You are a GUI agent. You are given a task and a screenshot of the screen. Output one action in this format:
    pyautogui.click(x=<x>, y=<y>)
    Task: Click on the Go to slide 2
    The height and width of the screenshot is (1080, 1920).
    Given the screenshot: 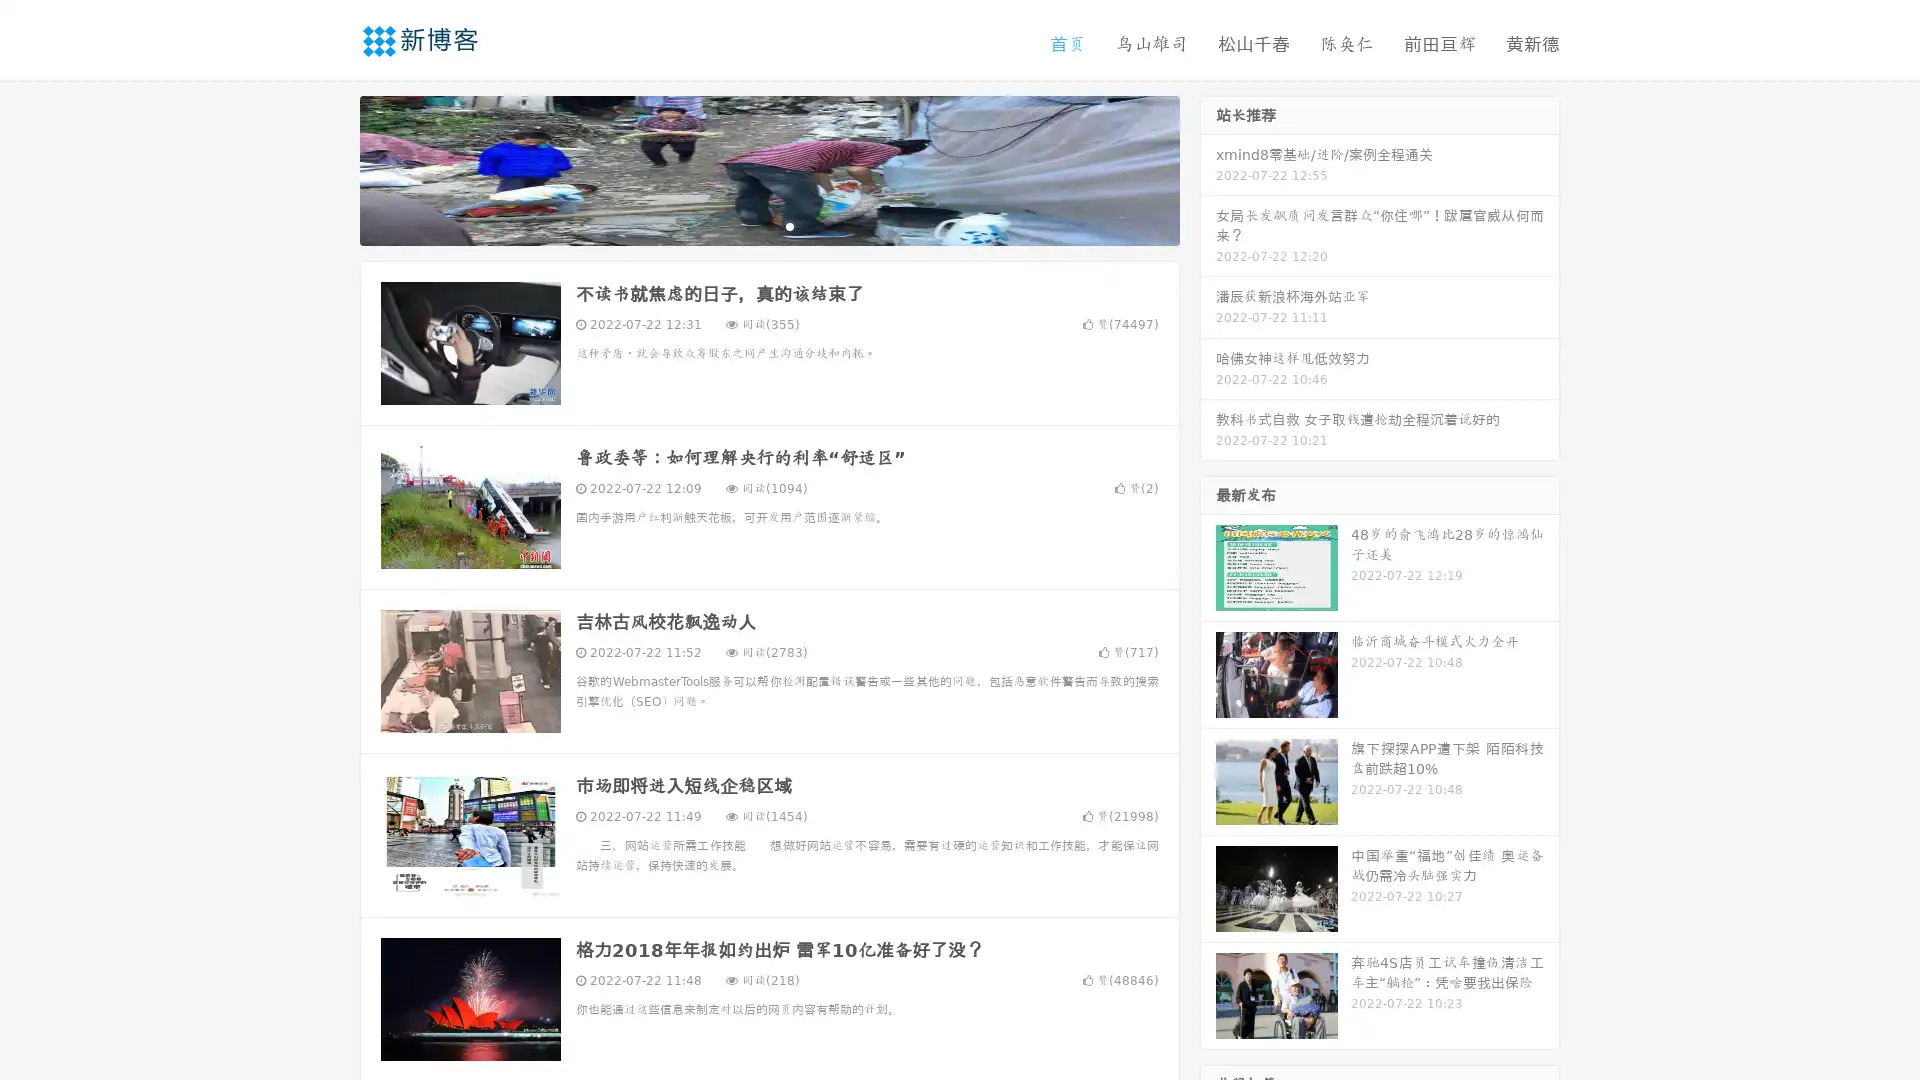 What is the action you would take?
    pyautogui.click(x=768, y=225)
    